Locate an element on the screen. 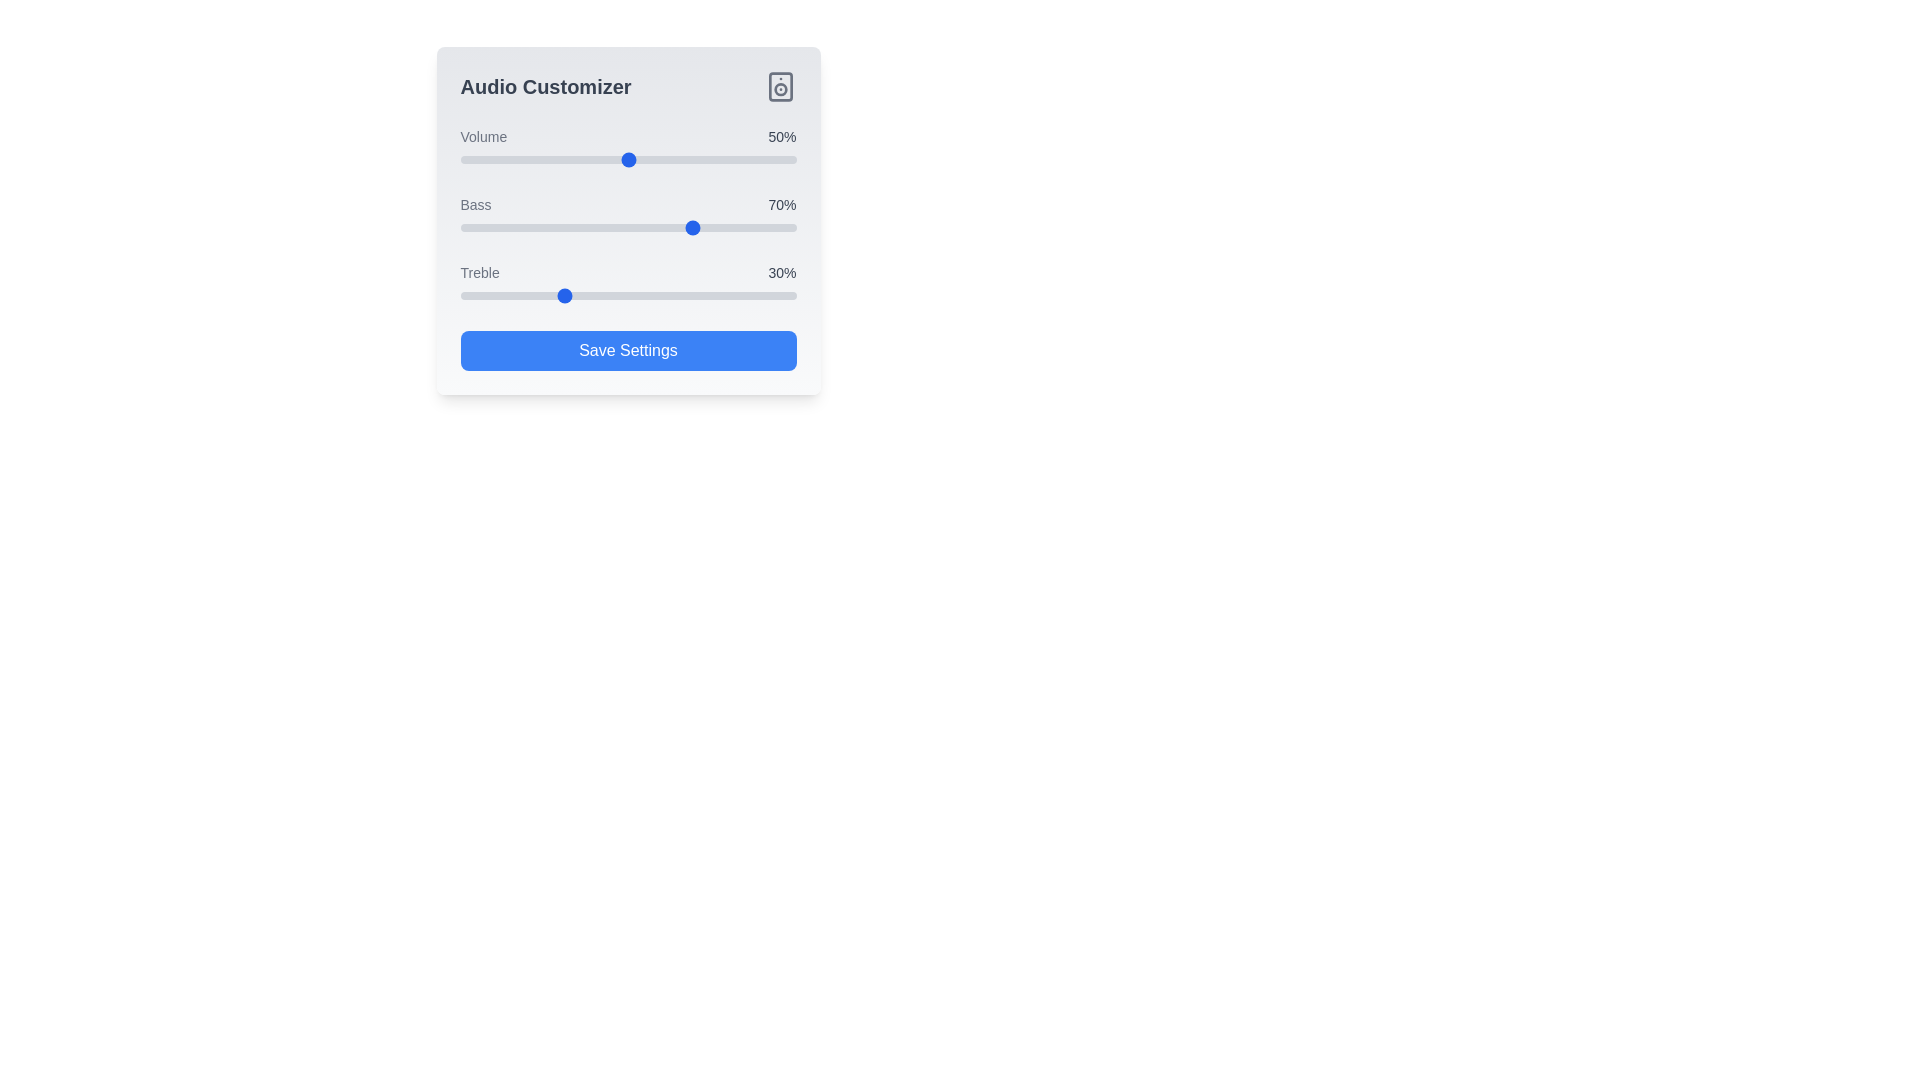  the bass slider to 78% is located at coordinates (721, 226).